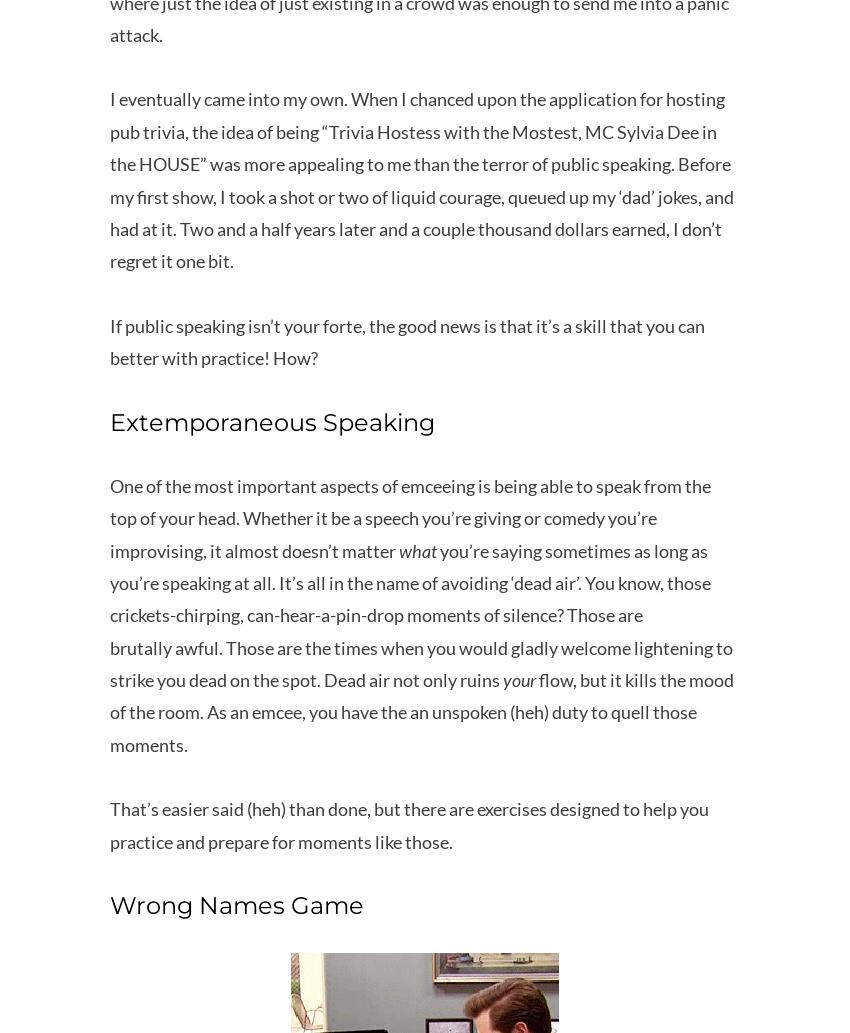 The height and width of the screenshot is (1033, 850). What do you see at coordinates (271, 421) in the screenshot?
I see `'Extemporaneous Speaking'` at bounding box center [271, 421].